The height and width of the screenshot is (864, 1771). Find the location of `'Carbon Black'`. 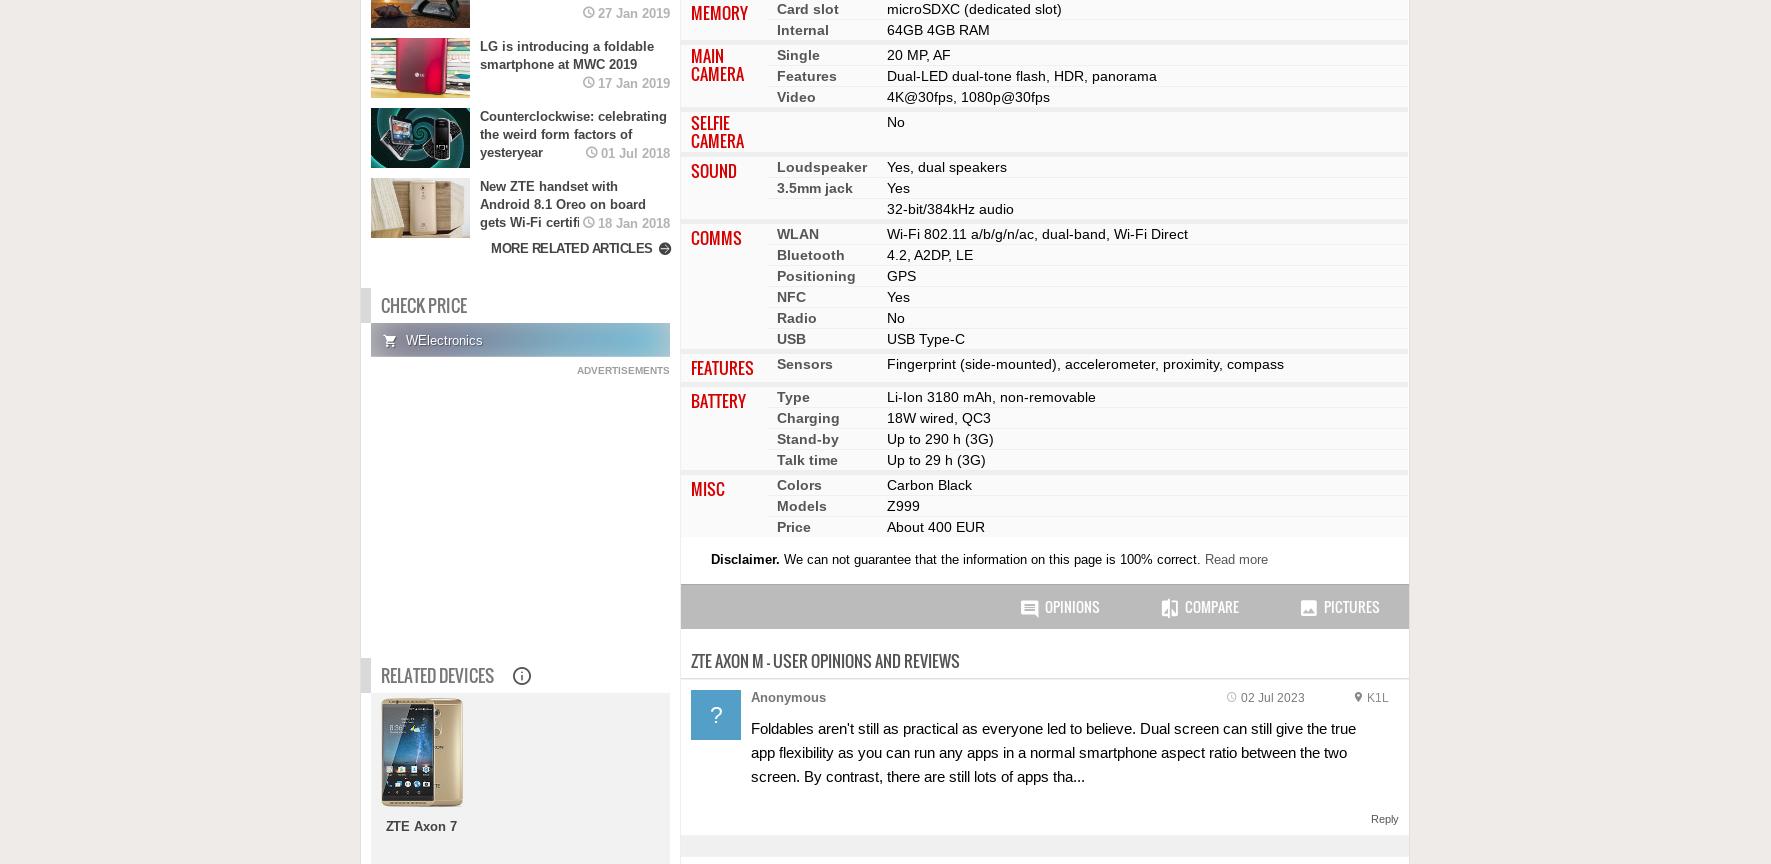

'Carbon Black' is located at coordinates (929, 484).